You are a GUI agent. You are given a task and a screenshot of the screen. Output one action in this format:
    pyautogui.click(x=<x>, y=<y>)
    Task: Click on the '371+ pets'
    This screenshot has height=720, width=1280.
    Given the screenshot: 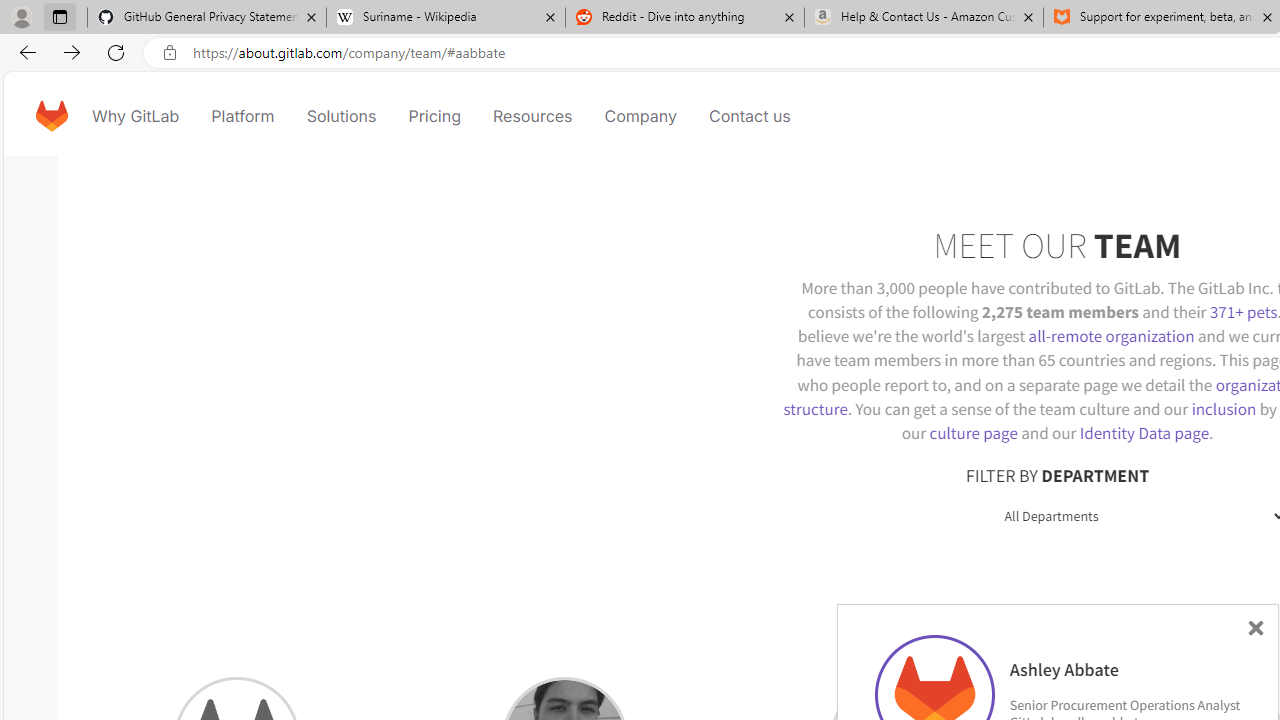 What is the action you would take?
    pyautogui.click(x=1242, y=311)
    